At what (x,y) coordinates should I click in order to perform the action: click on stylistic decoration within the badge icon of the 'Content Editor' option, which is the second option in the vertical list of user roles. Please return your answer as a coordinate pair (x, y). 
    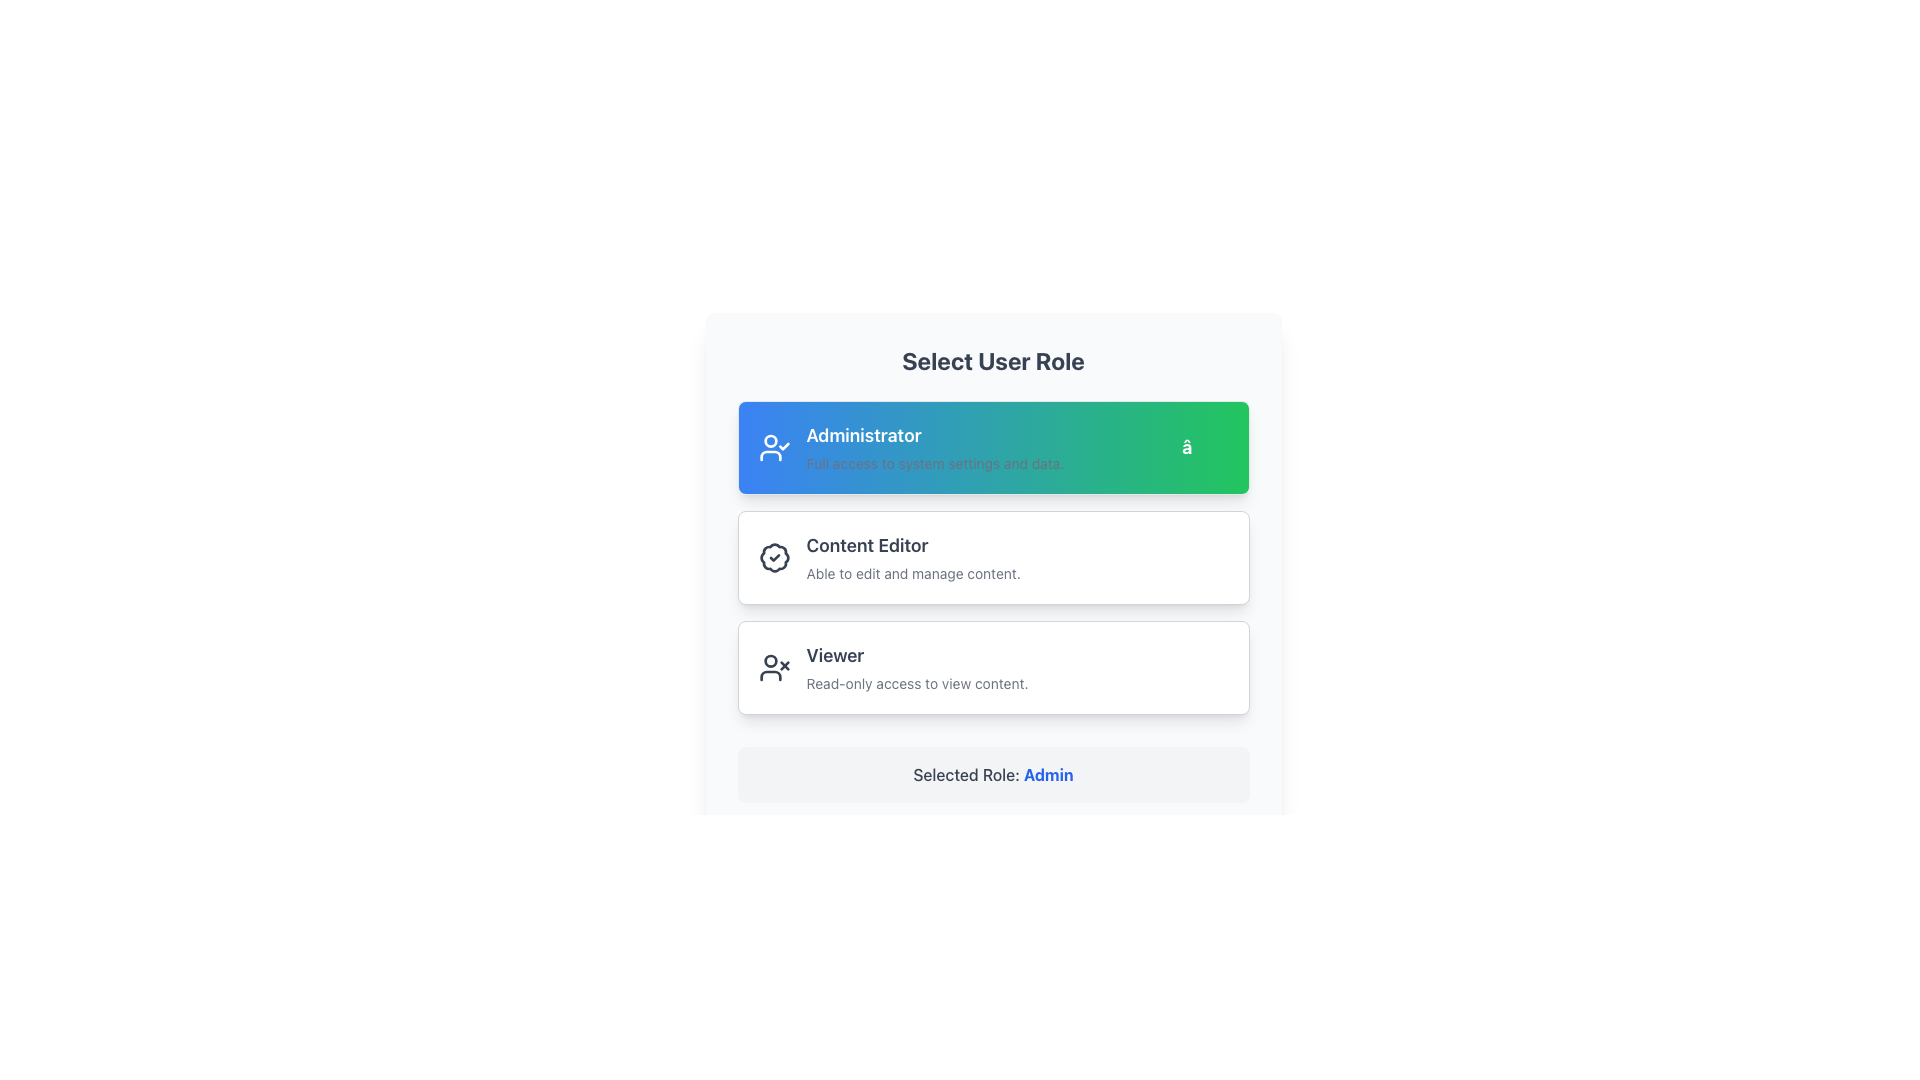
    Looking at the image, I should click on (773, 558).